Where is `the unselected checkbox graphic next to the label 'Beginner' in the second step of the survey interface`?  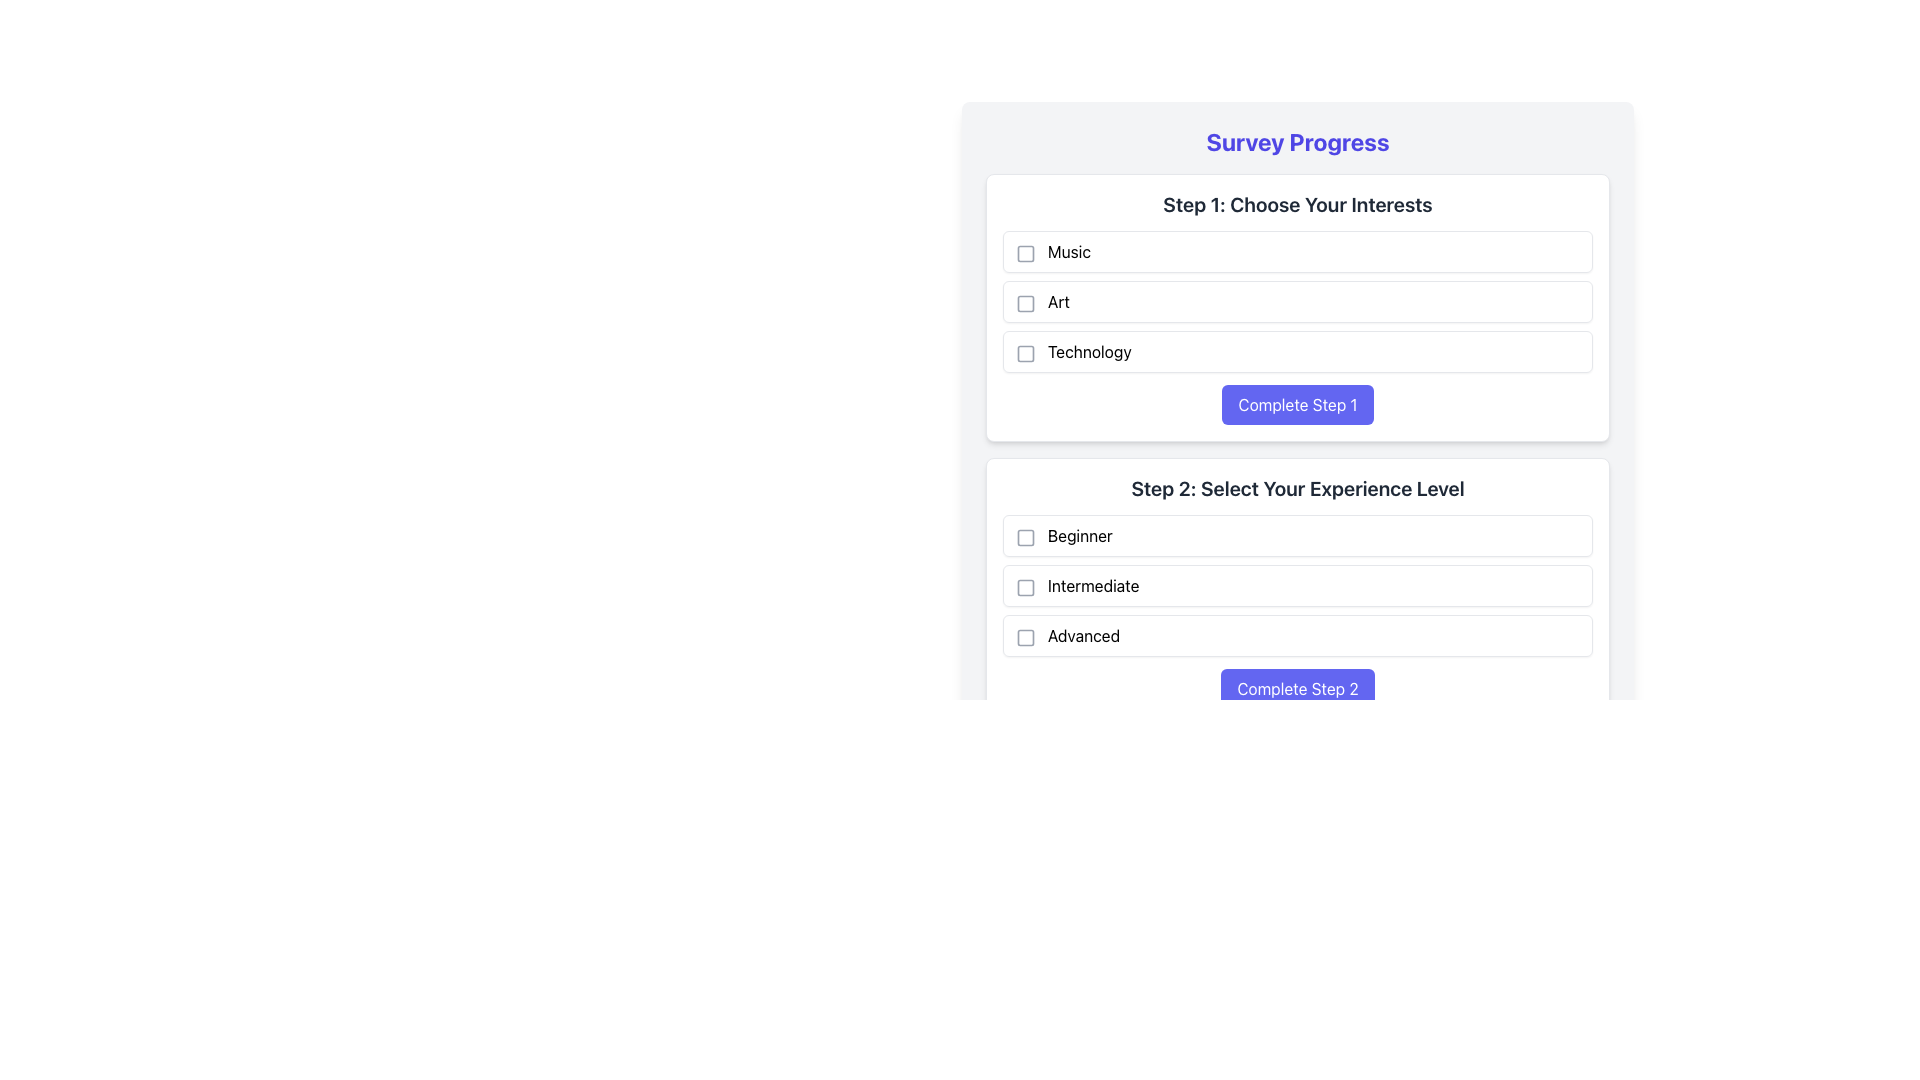 the unselected checkbox graphic next to the label 'Beginner' in the second step of the survey interface is located at coordinates (1026, 535).